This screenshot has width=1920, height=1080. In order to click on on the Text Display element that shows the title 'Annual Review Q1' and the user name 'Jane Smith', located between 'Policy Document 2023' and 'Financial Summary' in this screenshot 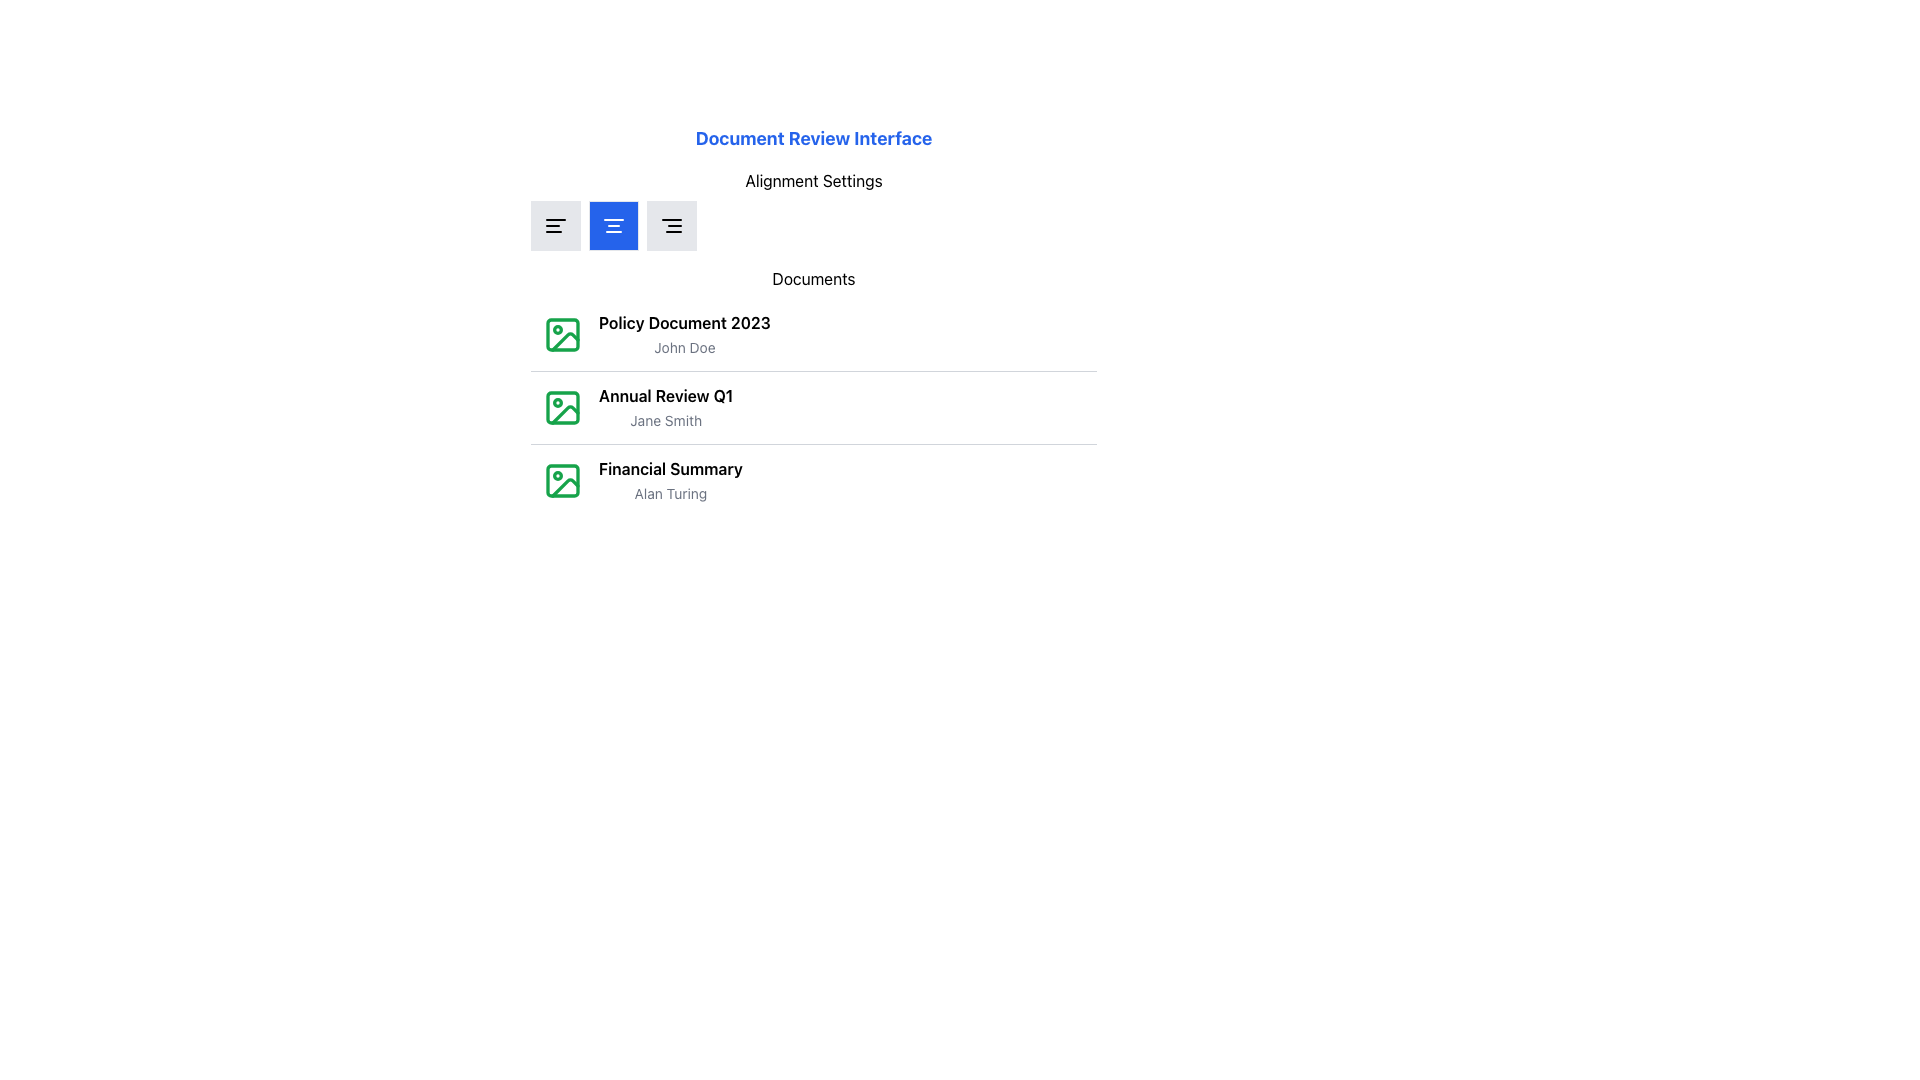, I will do `click(666, 407)`.